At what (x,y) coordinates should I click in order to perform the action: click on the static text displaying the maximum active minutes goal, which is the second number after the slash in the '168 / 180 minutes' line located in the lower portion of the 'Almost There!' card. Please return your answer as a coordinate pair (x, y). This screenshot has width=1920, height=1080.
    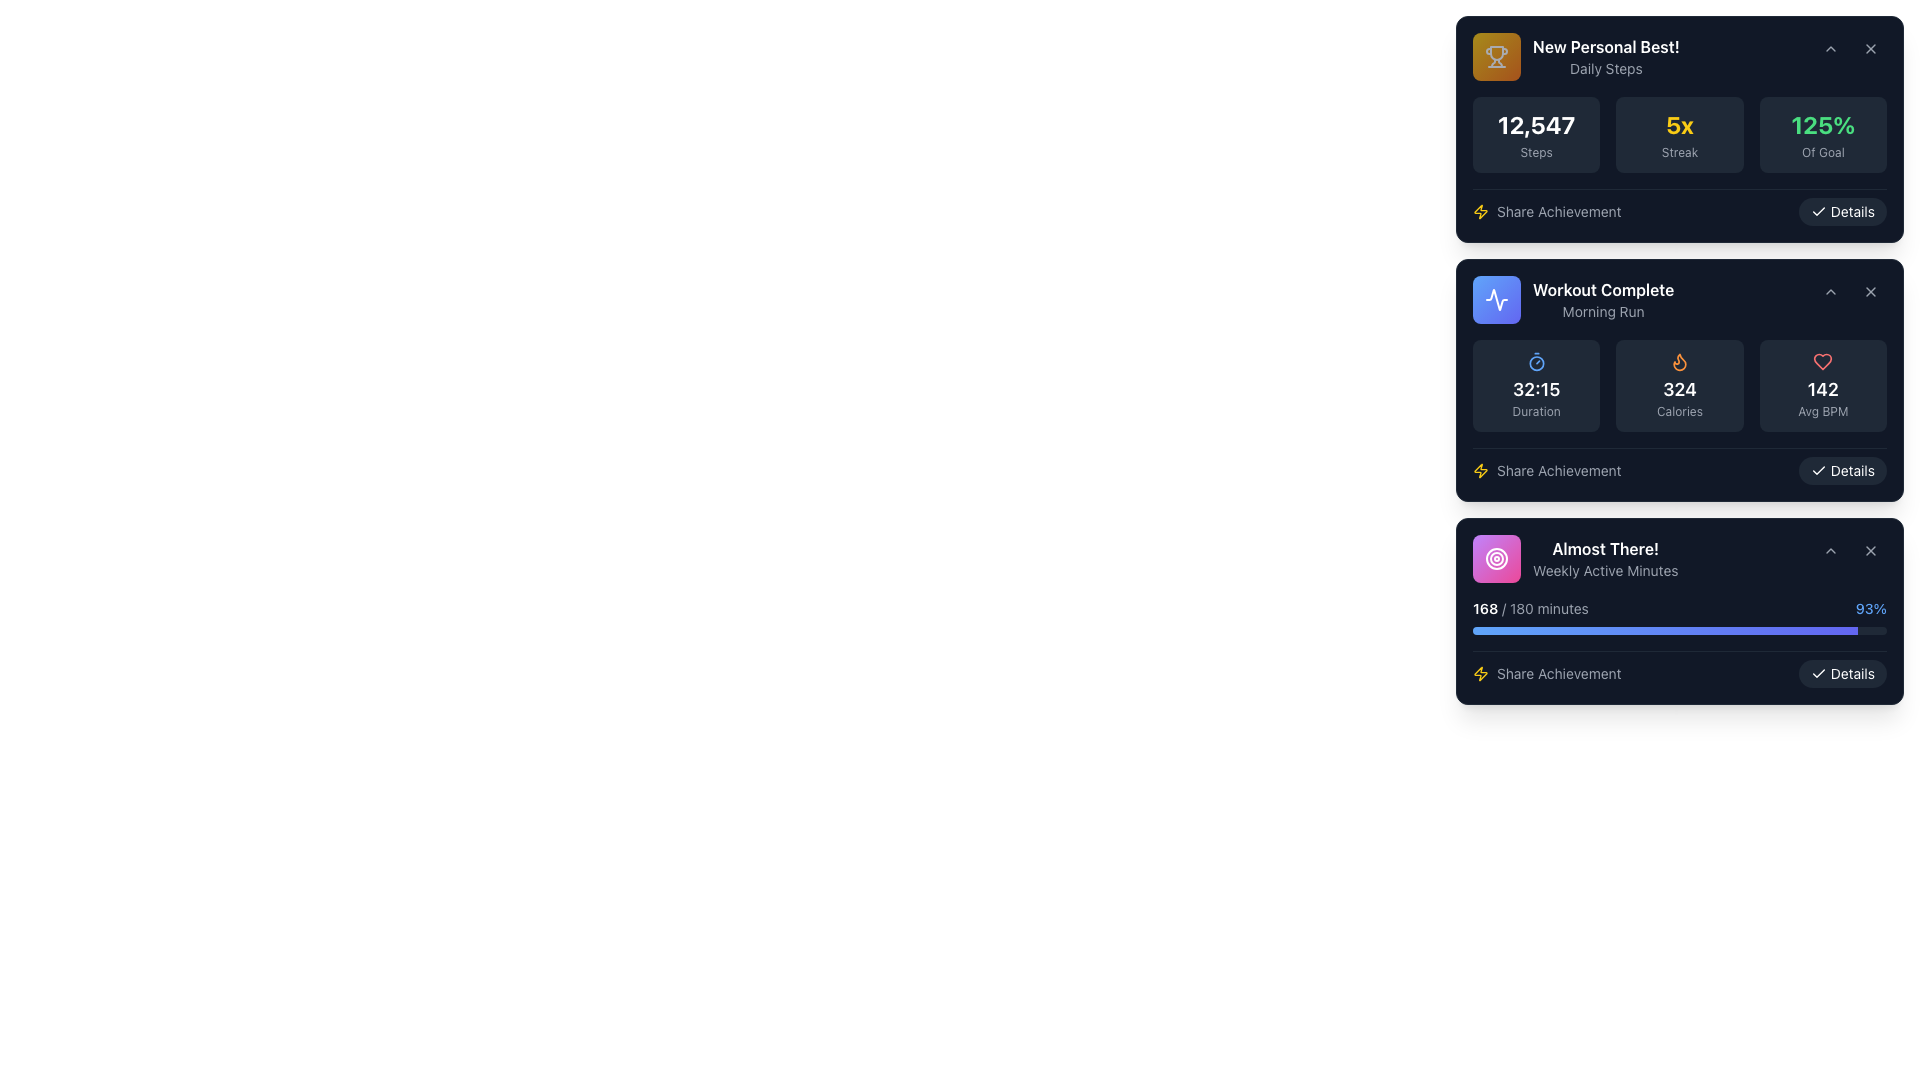
    Looking at the image, I should click on (1520, 607).